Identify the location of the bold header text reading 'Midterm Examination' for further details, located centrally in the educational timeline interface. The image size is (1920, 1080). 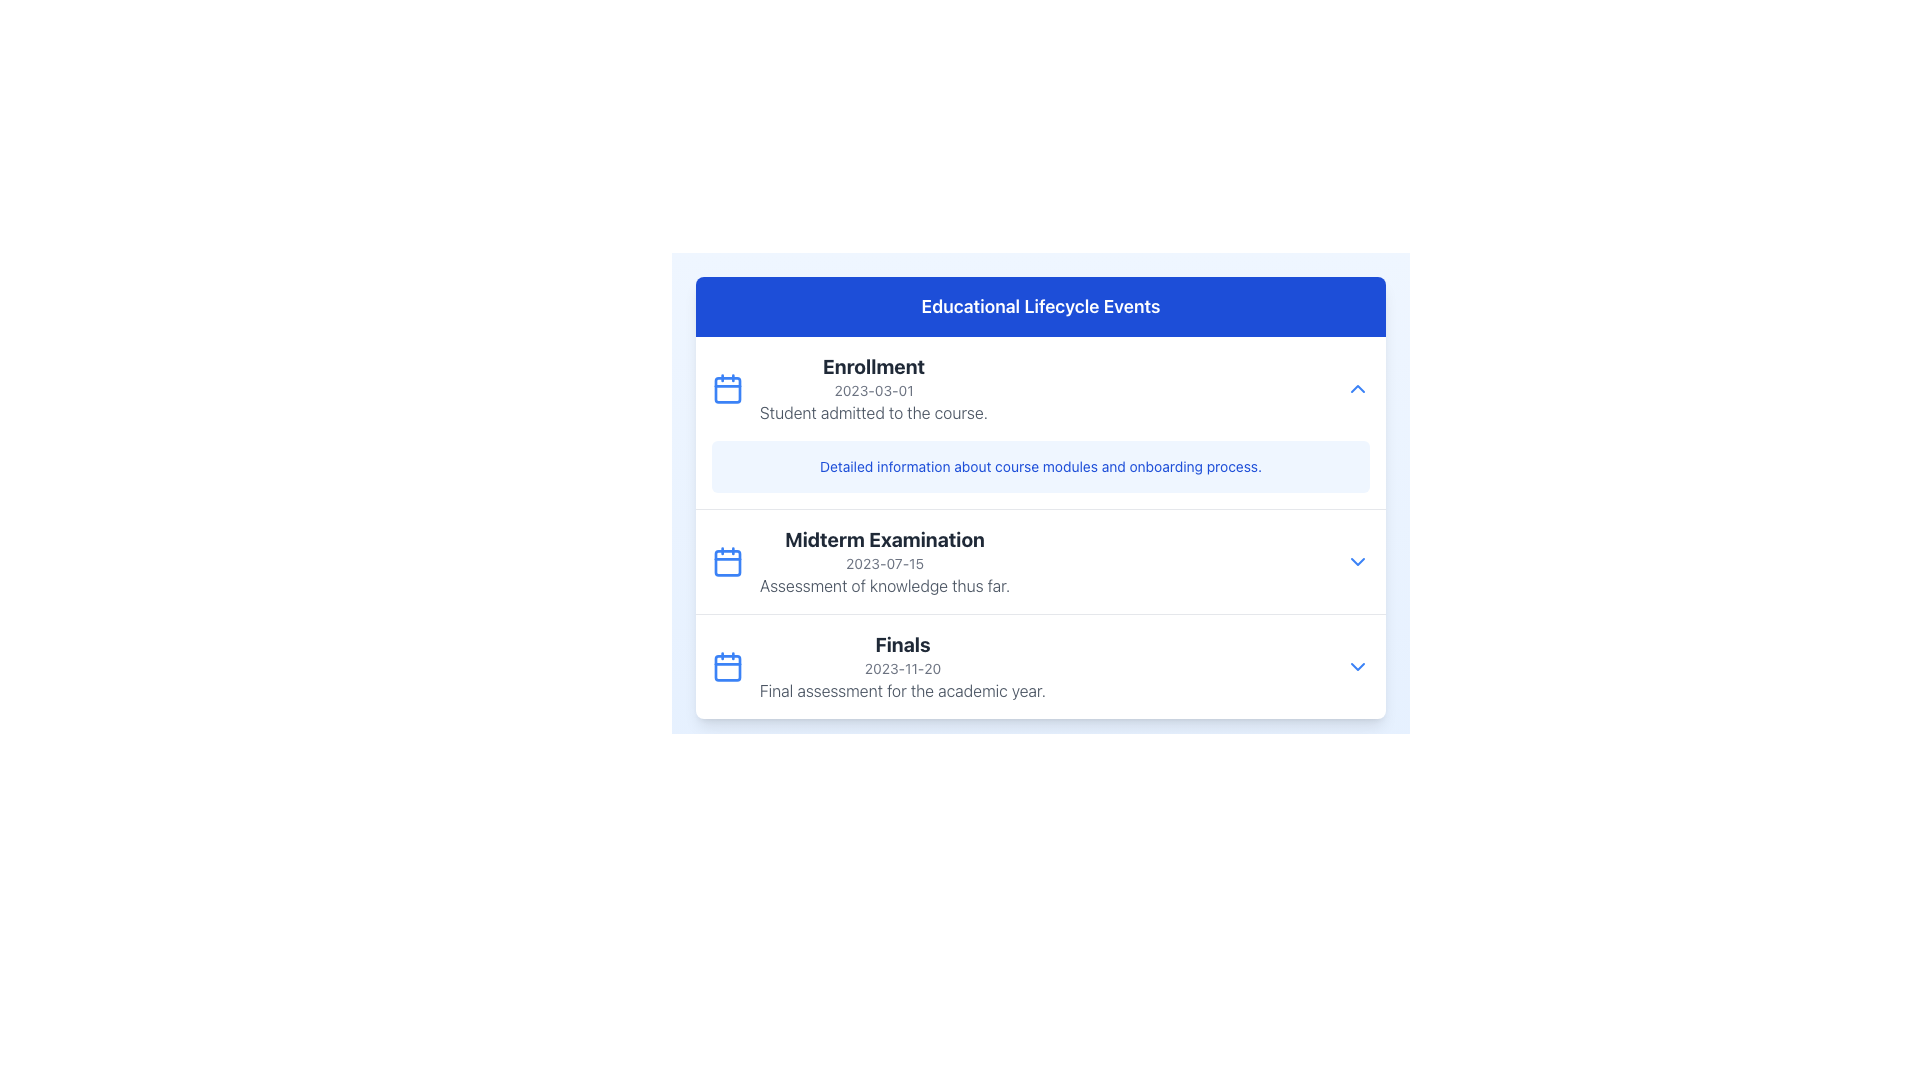
(884, 540).